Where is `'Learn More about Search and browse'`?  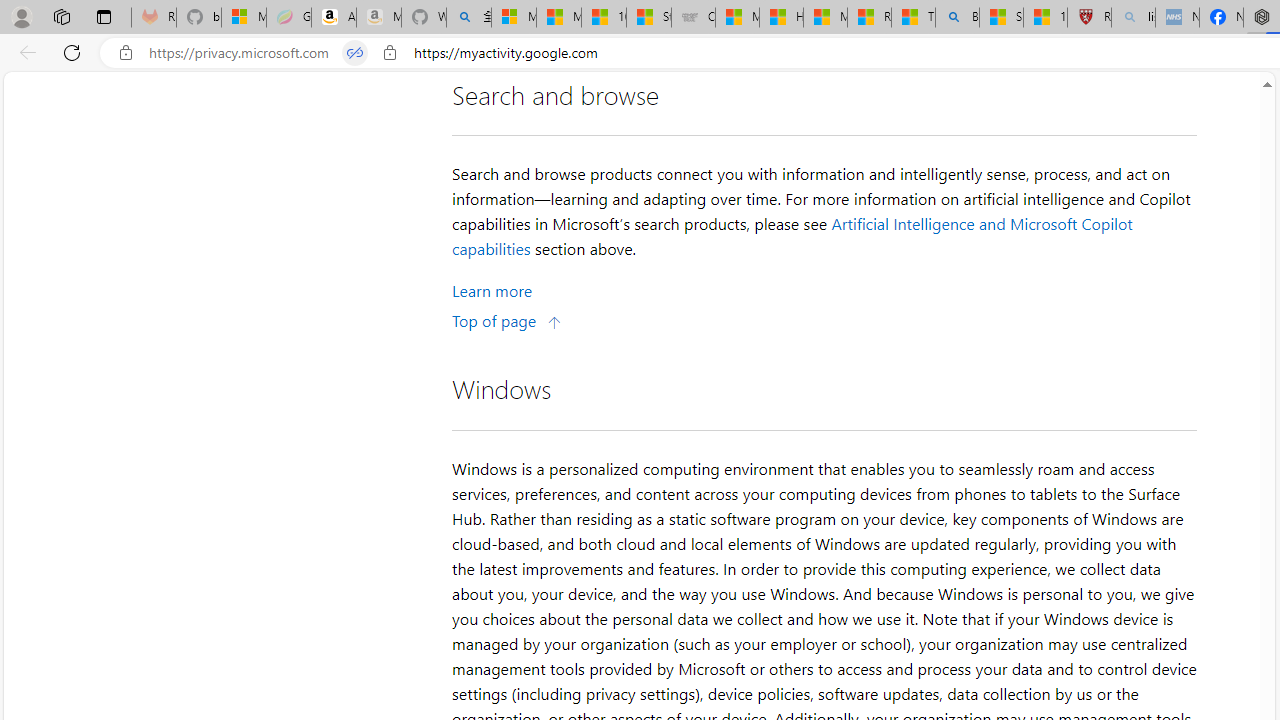
'Learn More about Search and browse' is located at coordinates (492, 290).